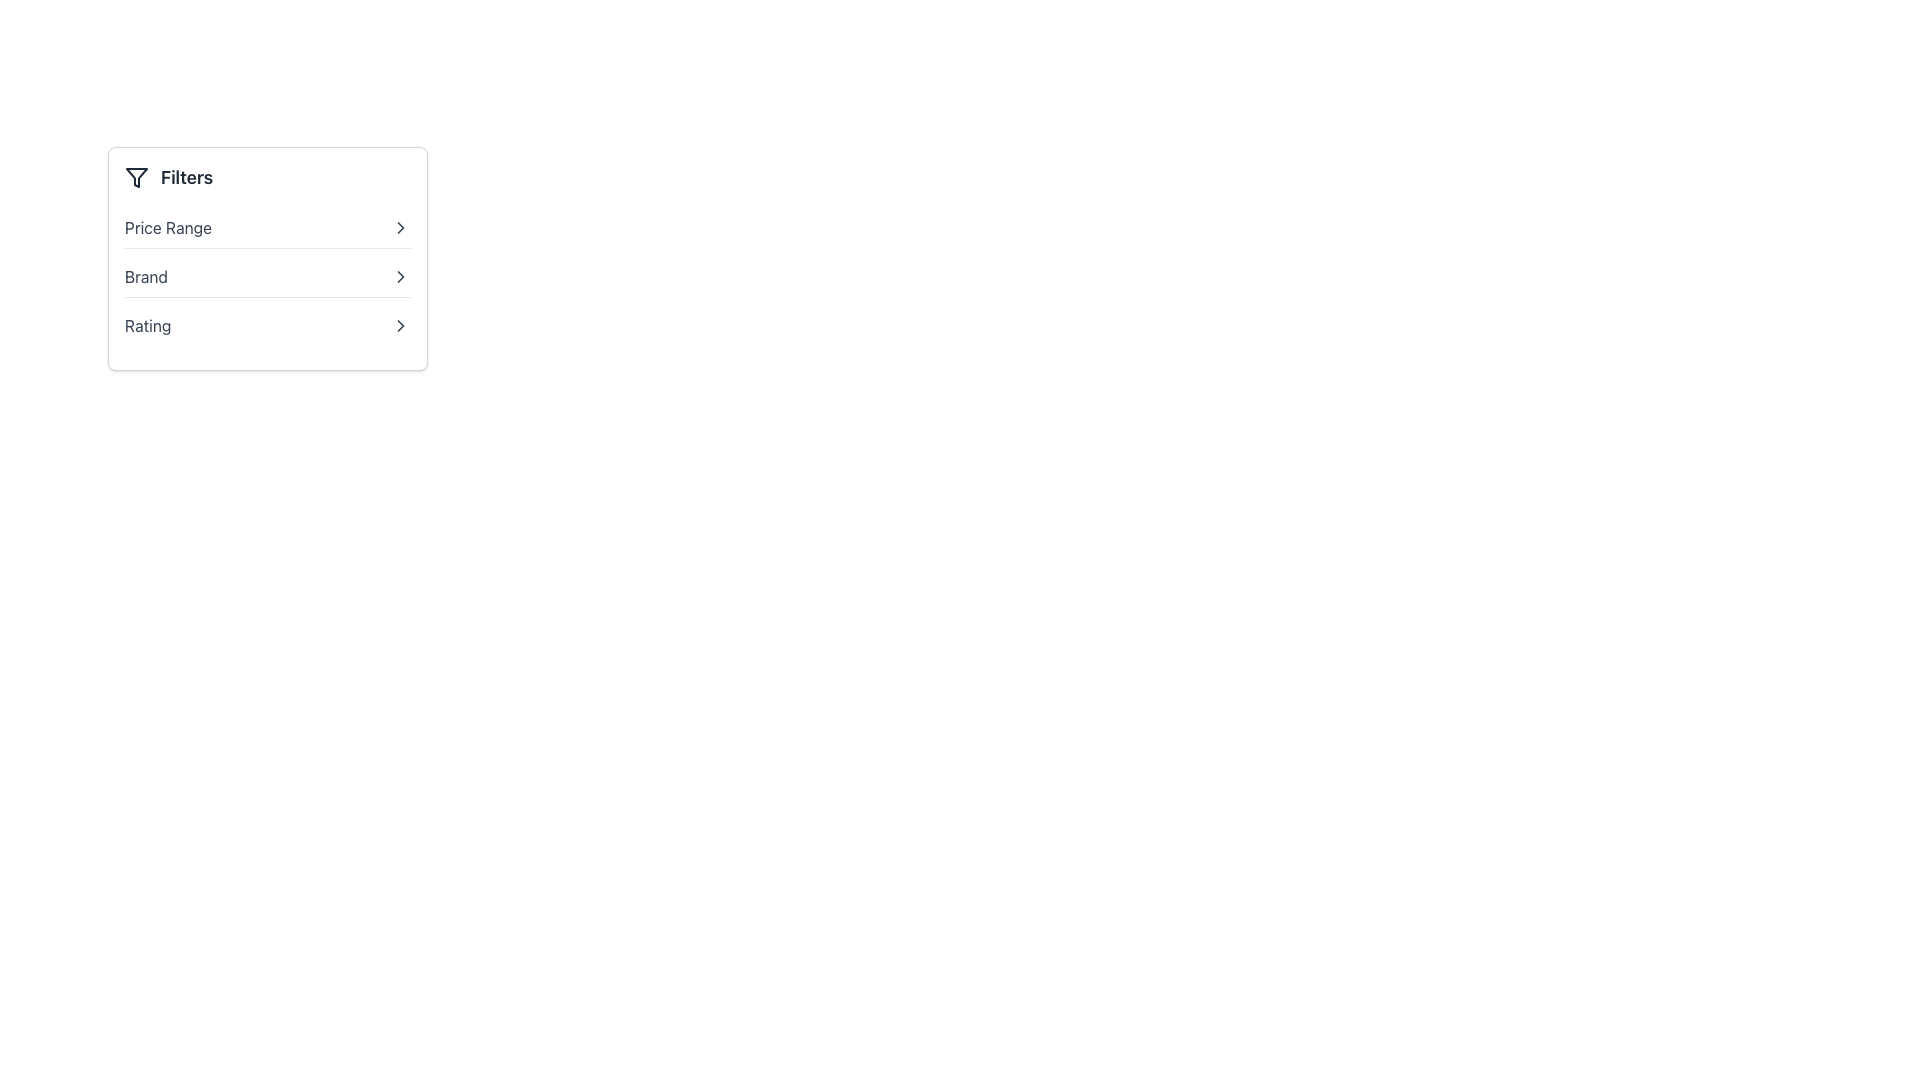 The width and height of the screenshot is (1920, 1080). I want to click on the 'Brand' text label within the clickable filter option, so click(145, 277).